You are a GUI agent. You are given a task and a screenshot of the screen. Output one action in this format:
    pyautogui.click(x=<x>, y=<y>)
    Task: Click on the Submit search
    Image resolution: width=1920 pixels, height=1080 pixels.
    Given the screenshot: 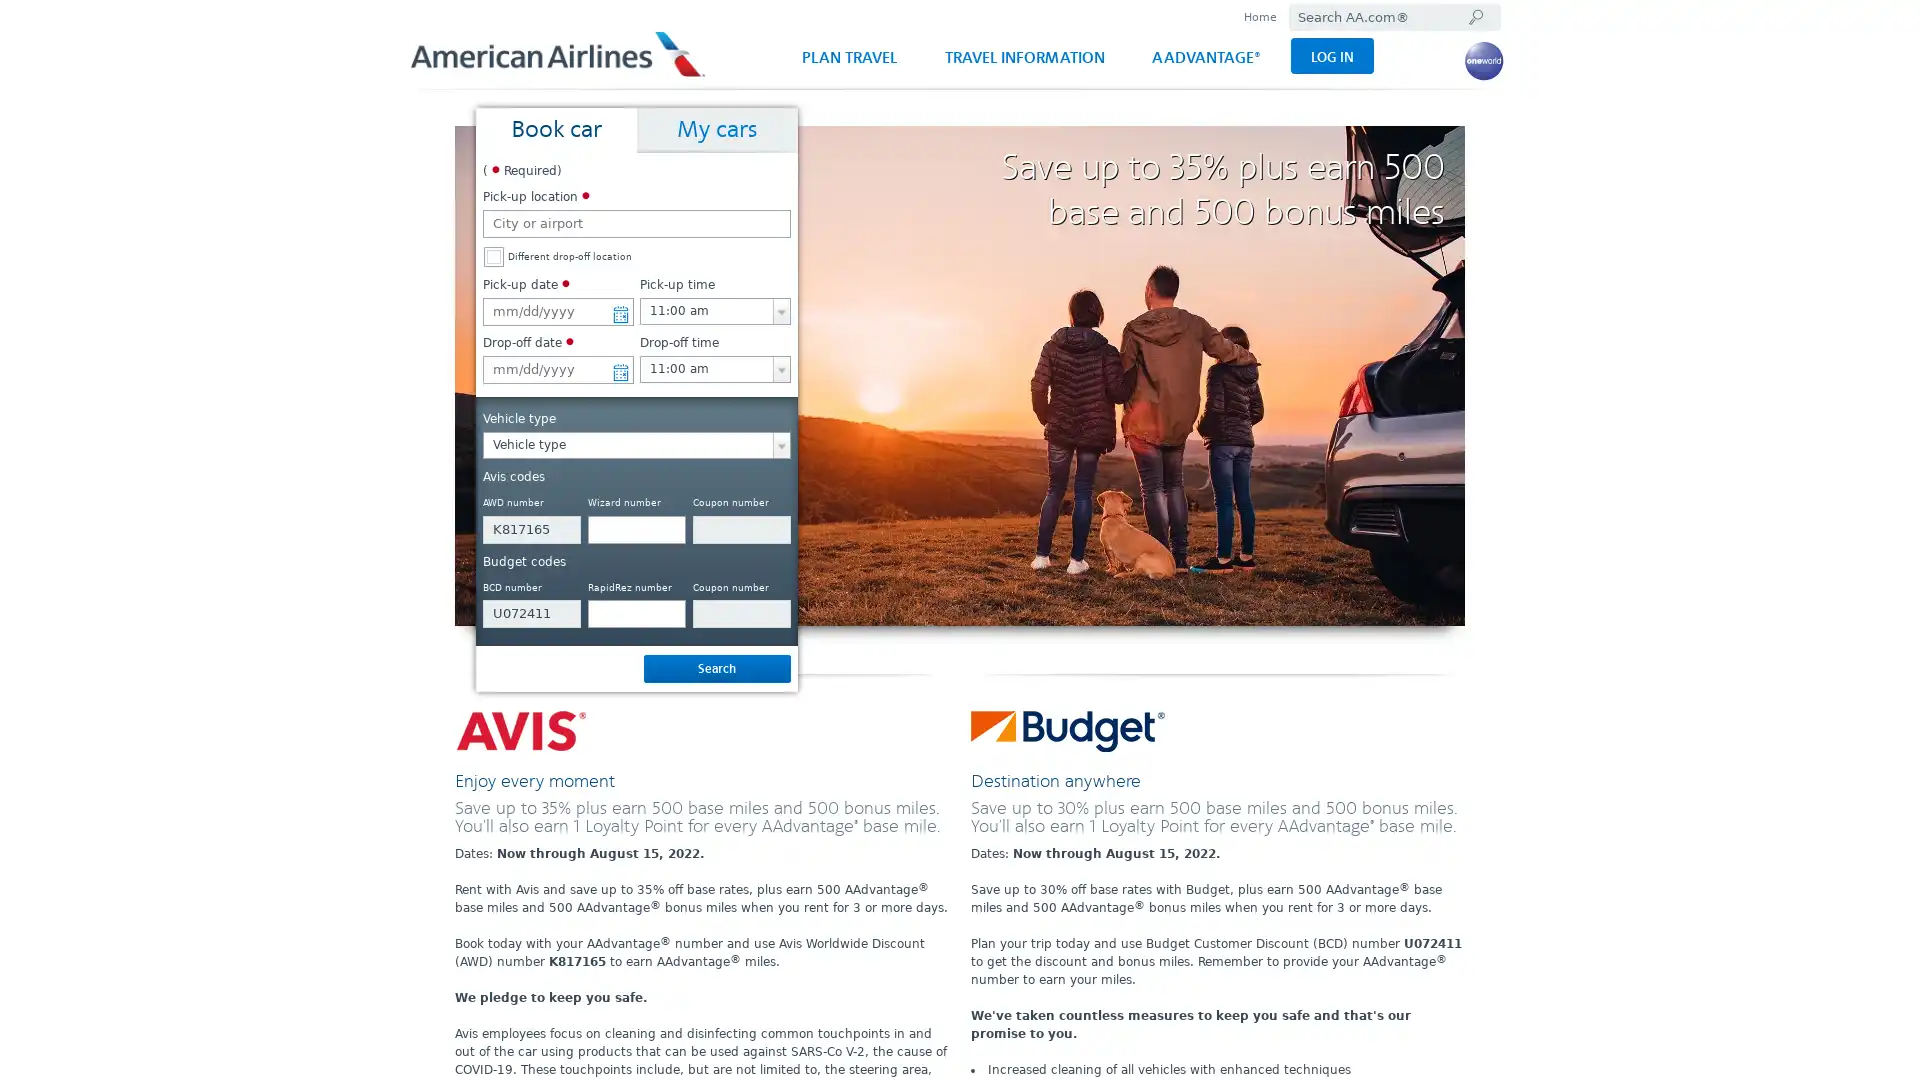 What is the action you would take?
    pyautogui.click(x=1474, y=17)
    